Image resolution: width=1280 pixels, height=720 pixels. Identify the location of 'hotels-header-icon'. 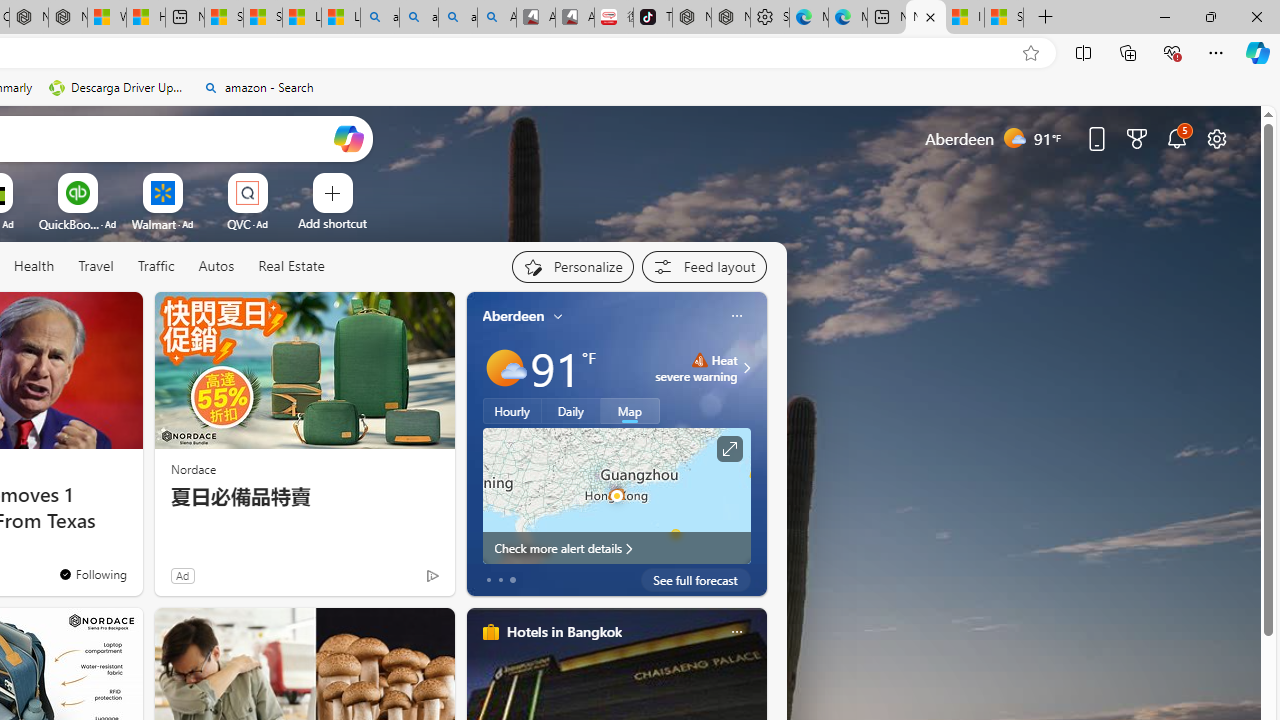
(490, 632).